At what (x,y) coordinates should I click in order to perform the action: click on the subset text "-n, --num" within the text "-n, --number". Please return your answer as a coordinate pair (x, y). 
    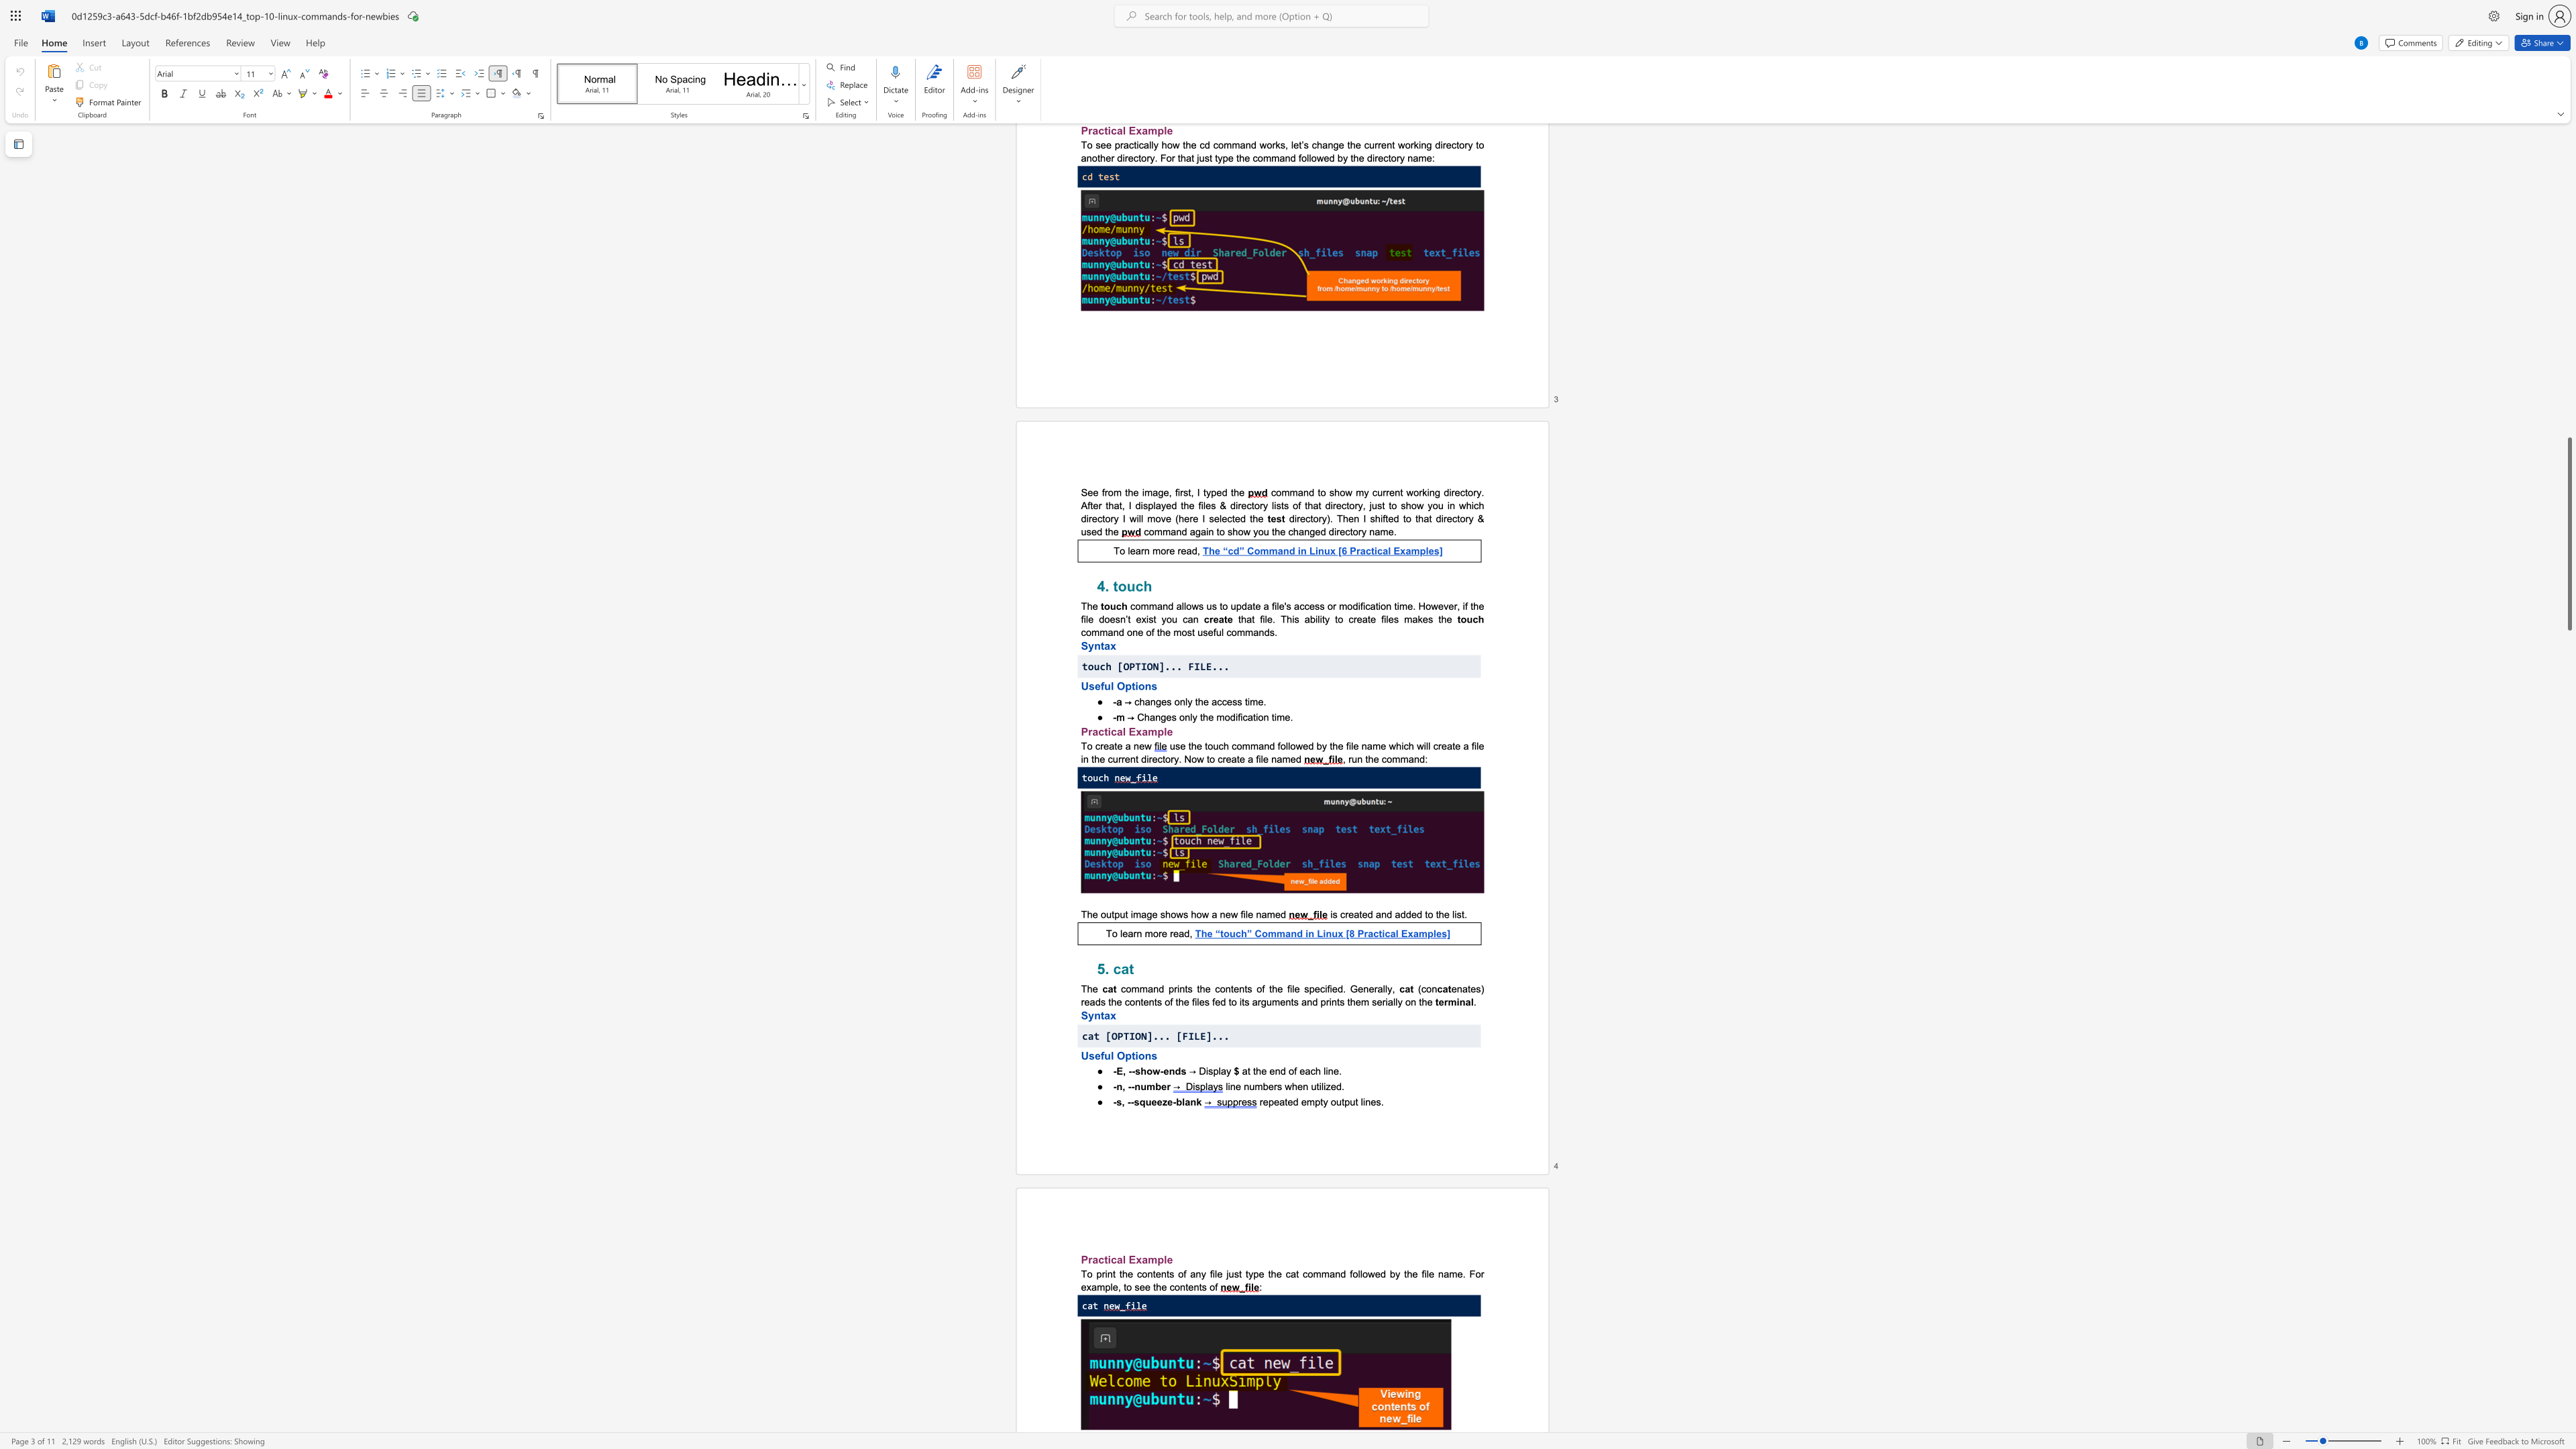
    Looking at the image, I should click on (1112, 1087).